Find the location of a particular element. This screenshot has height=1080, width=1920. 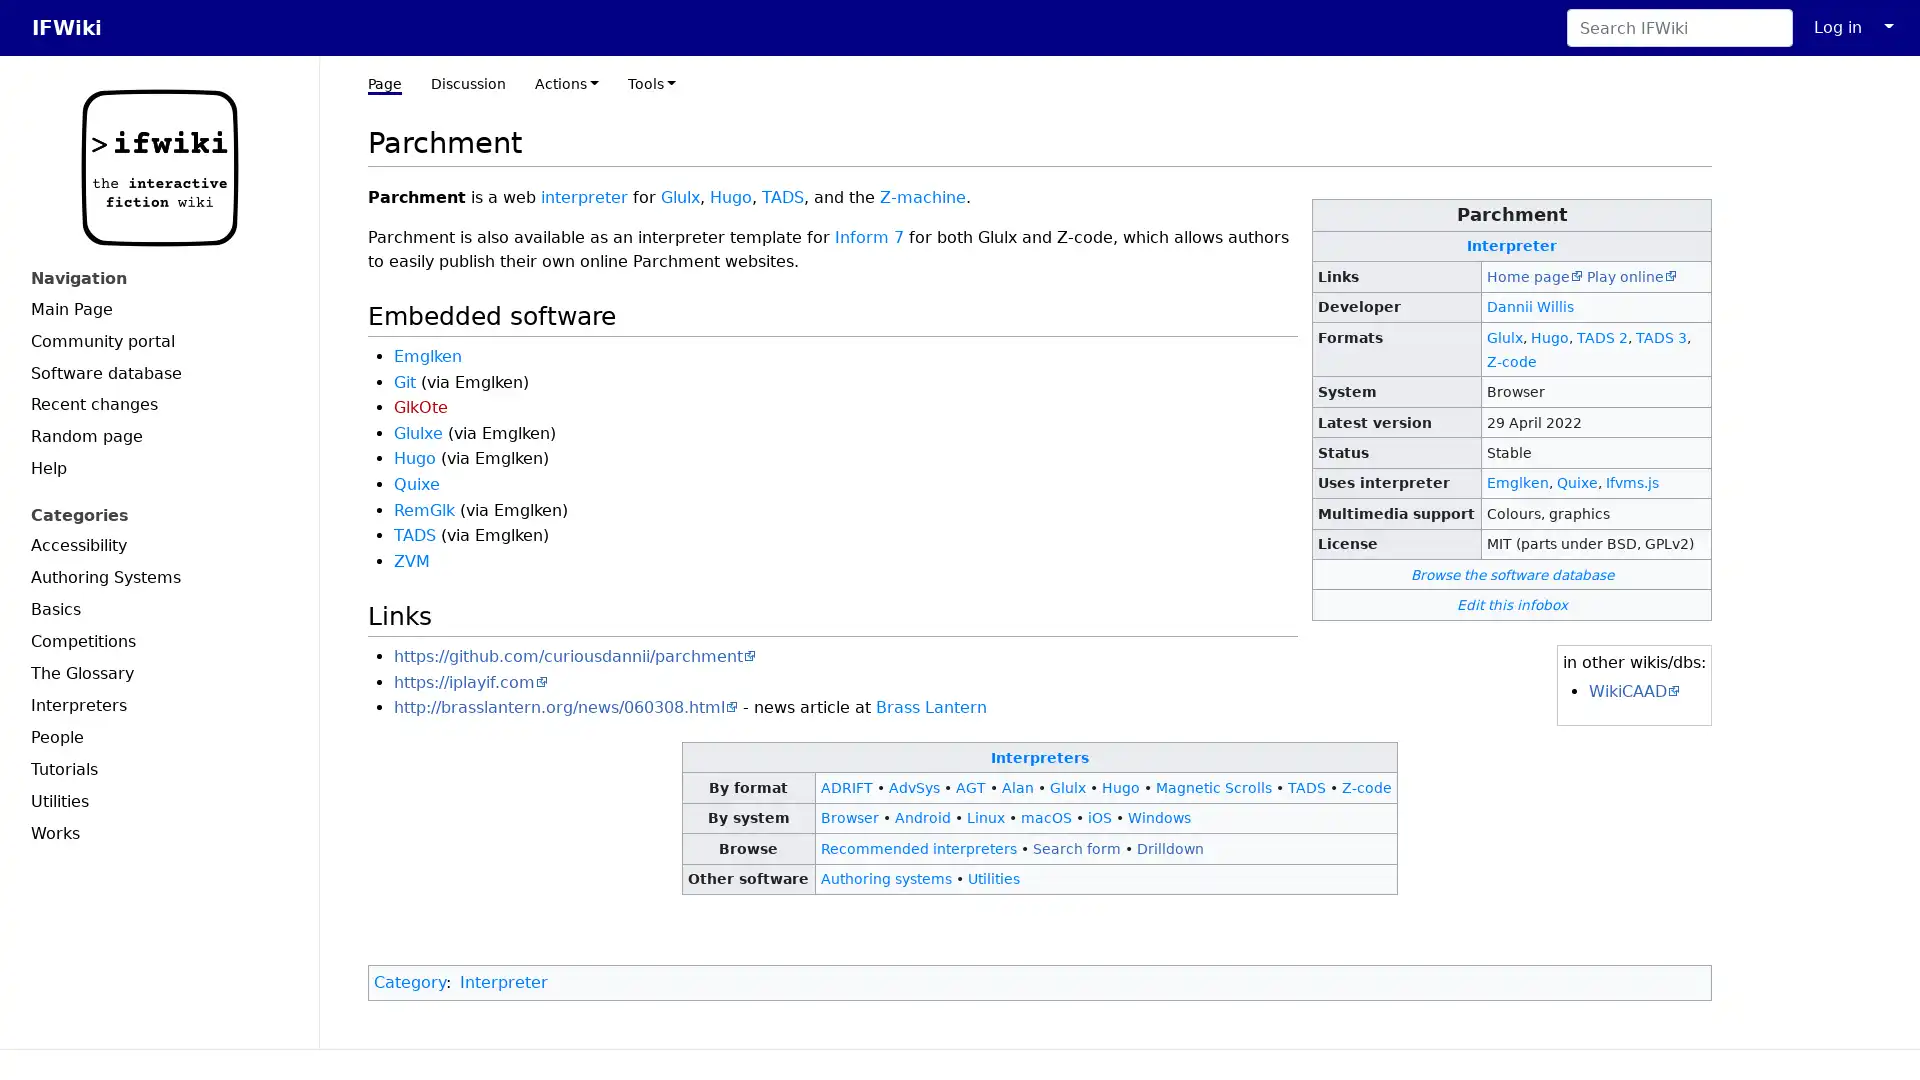

Navigation is located at coordinates (158, 278).